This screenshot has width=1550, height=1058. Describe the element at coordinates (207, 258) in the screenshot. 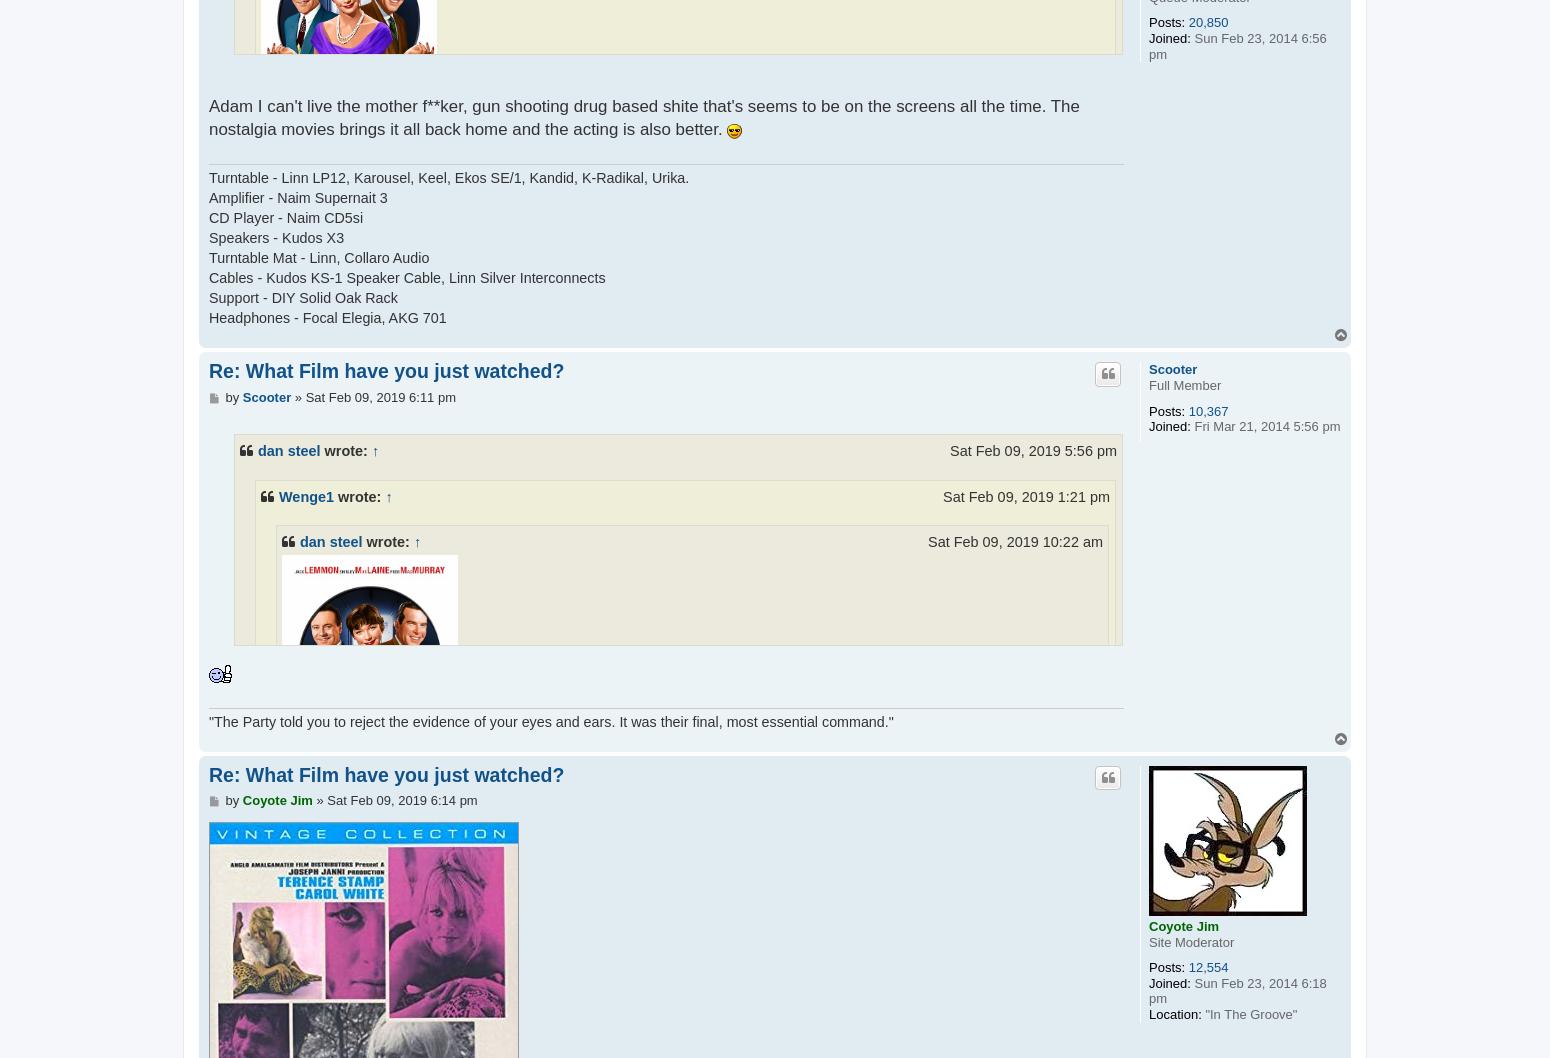

I see `'Turntable Mat - Linn, Collaro Audio'` at that location.